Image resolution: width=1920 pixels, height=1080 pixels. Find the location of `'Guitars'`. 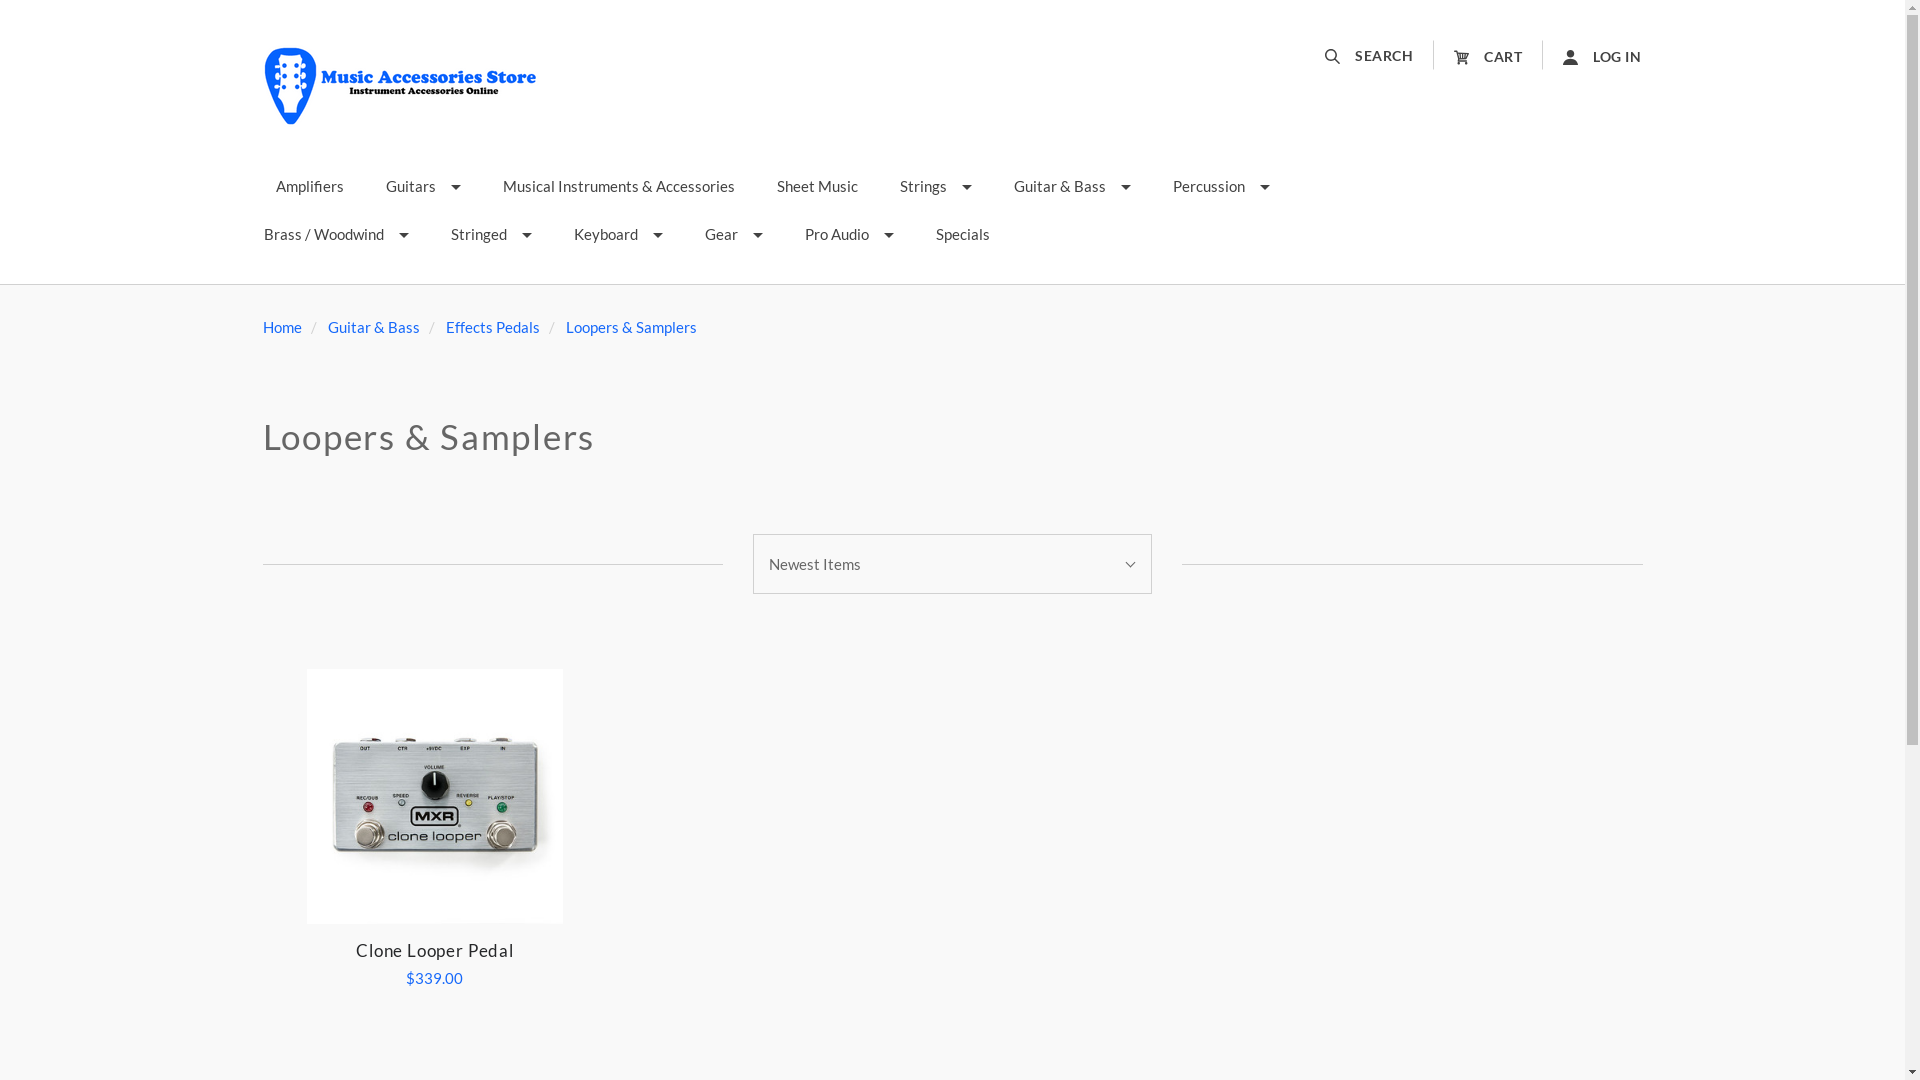

'Guitars' is located at coordinates (369, 186).